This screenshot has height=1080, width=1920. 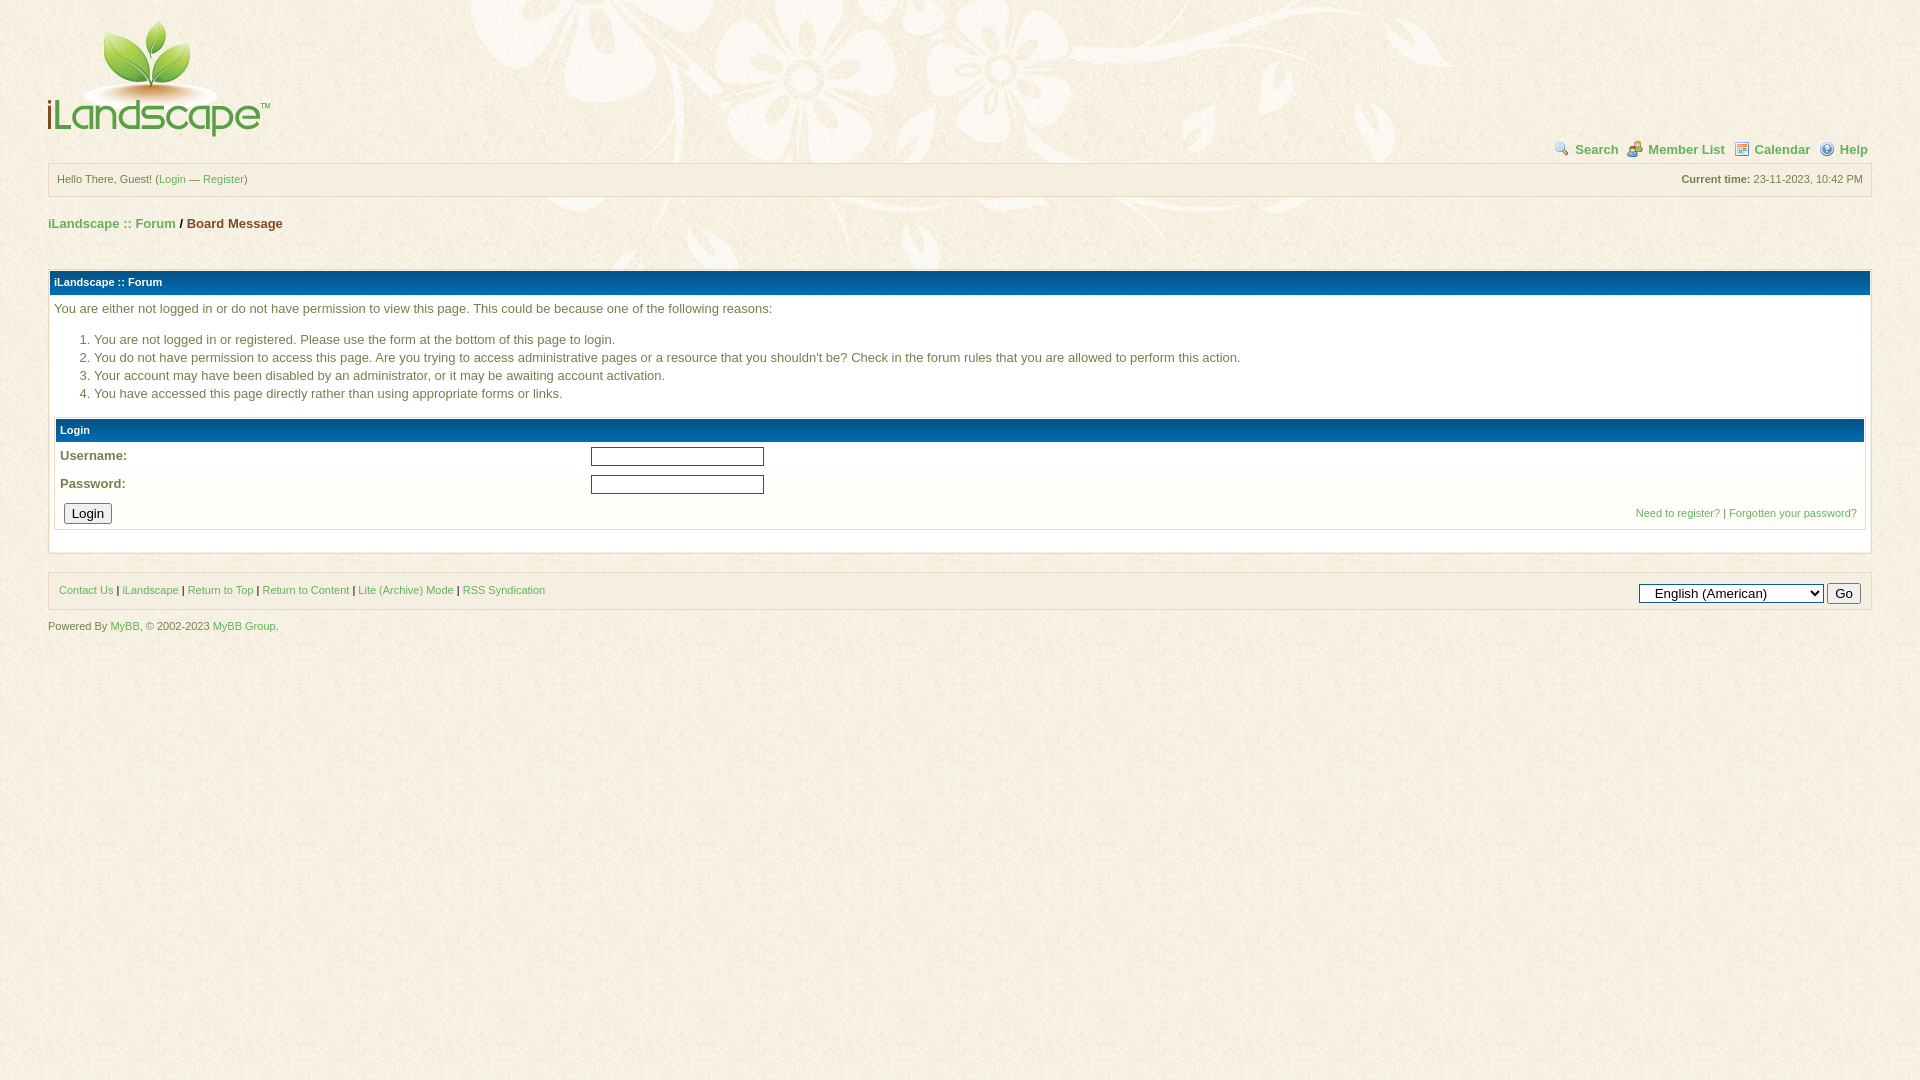 I want to click on 'Register', so click(x=202, y=177).